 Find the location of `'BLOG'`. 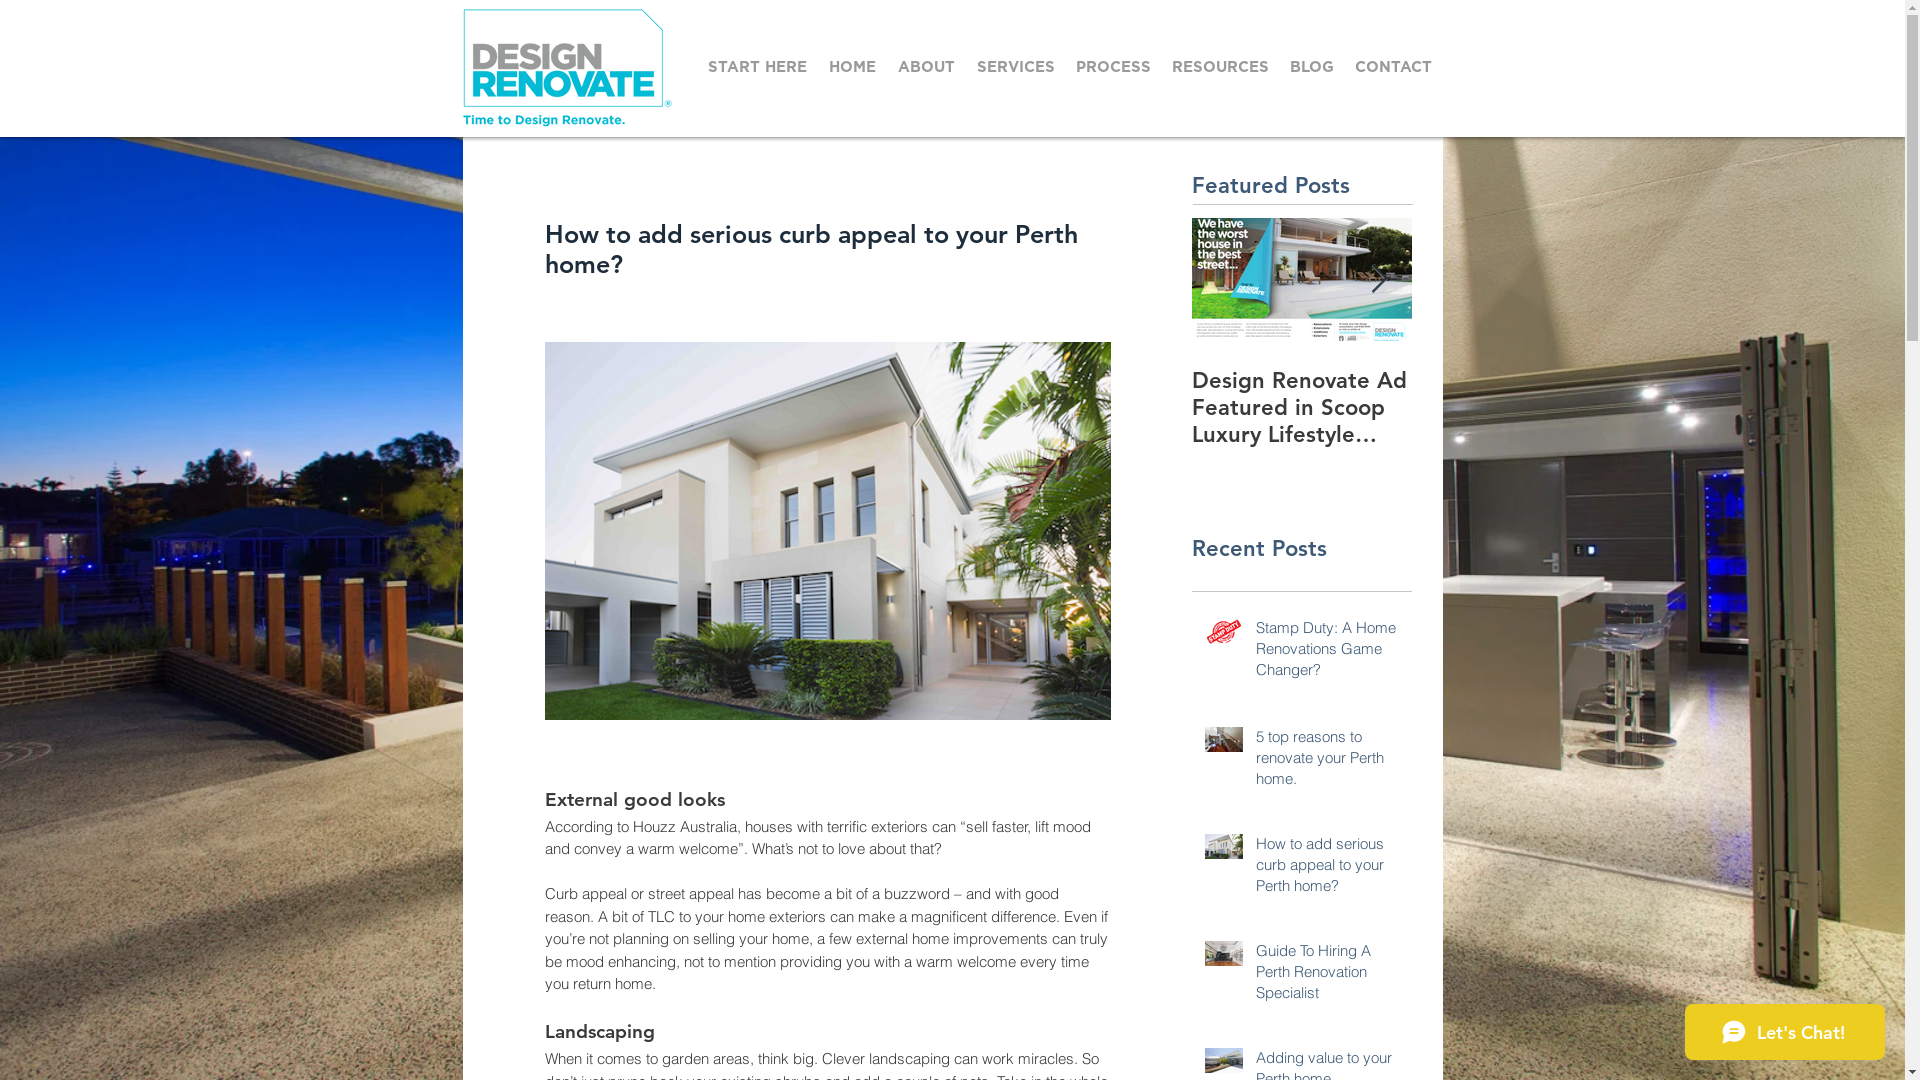

'BLOG' is located at coordinates (1280, 66).